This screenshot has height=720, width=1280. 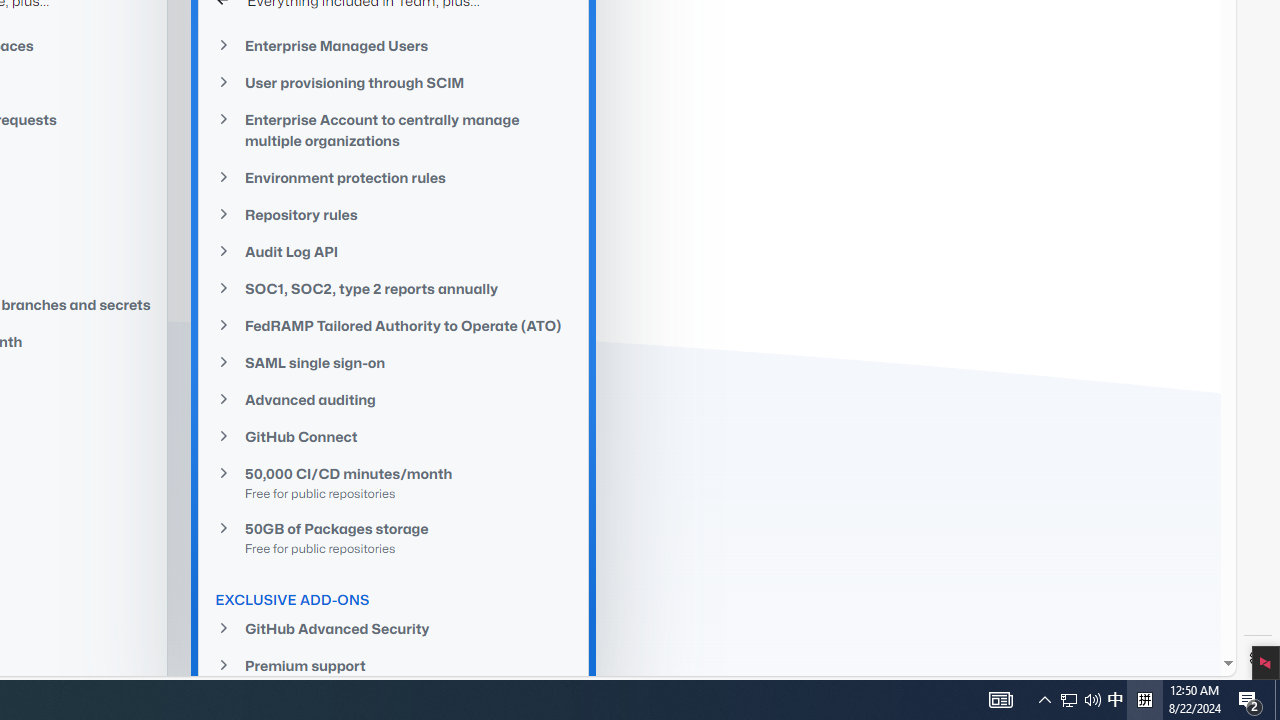 What do you see at coordinates (394, 45) in the screenshot?
I see `'Enterprise Managed Users'` at bounding box center [394, 45].